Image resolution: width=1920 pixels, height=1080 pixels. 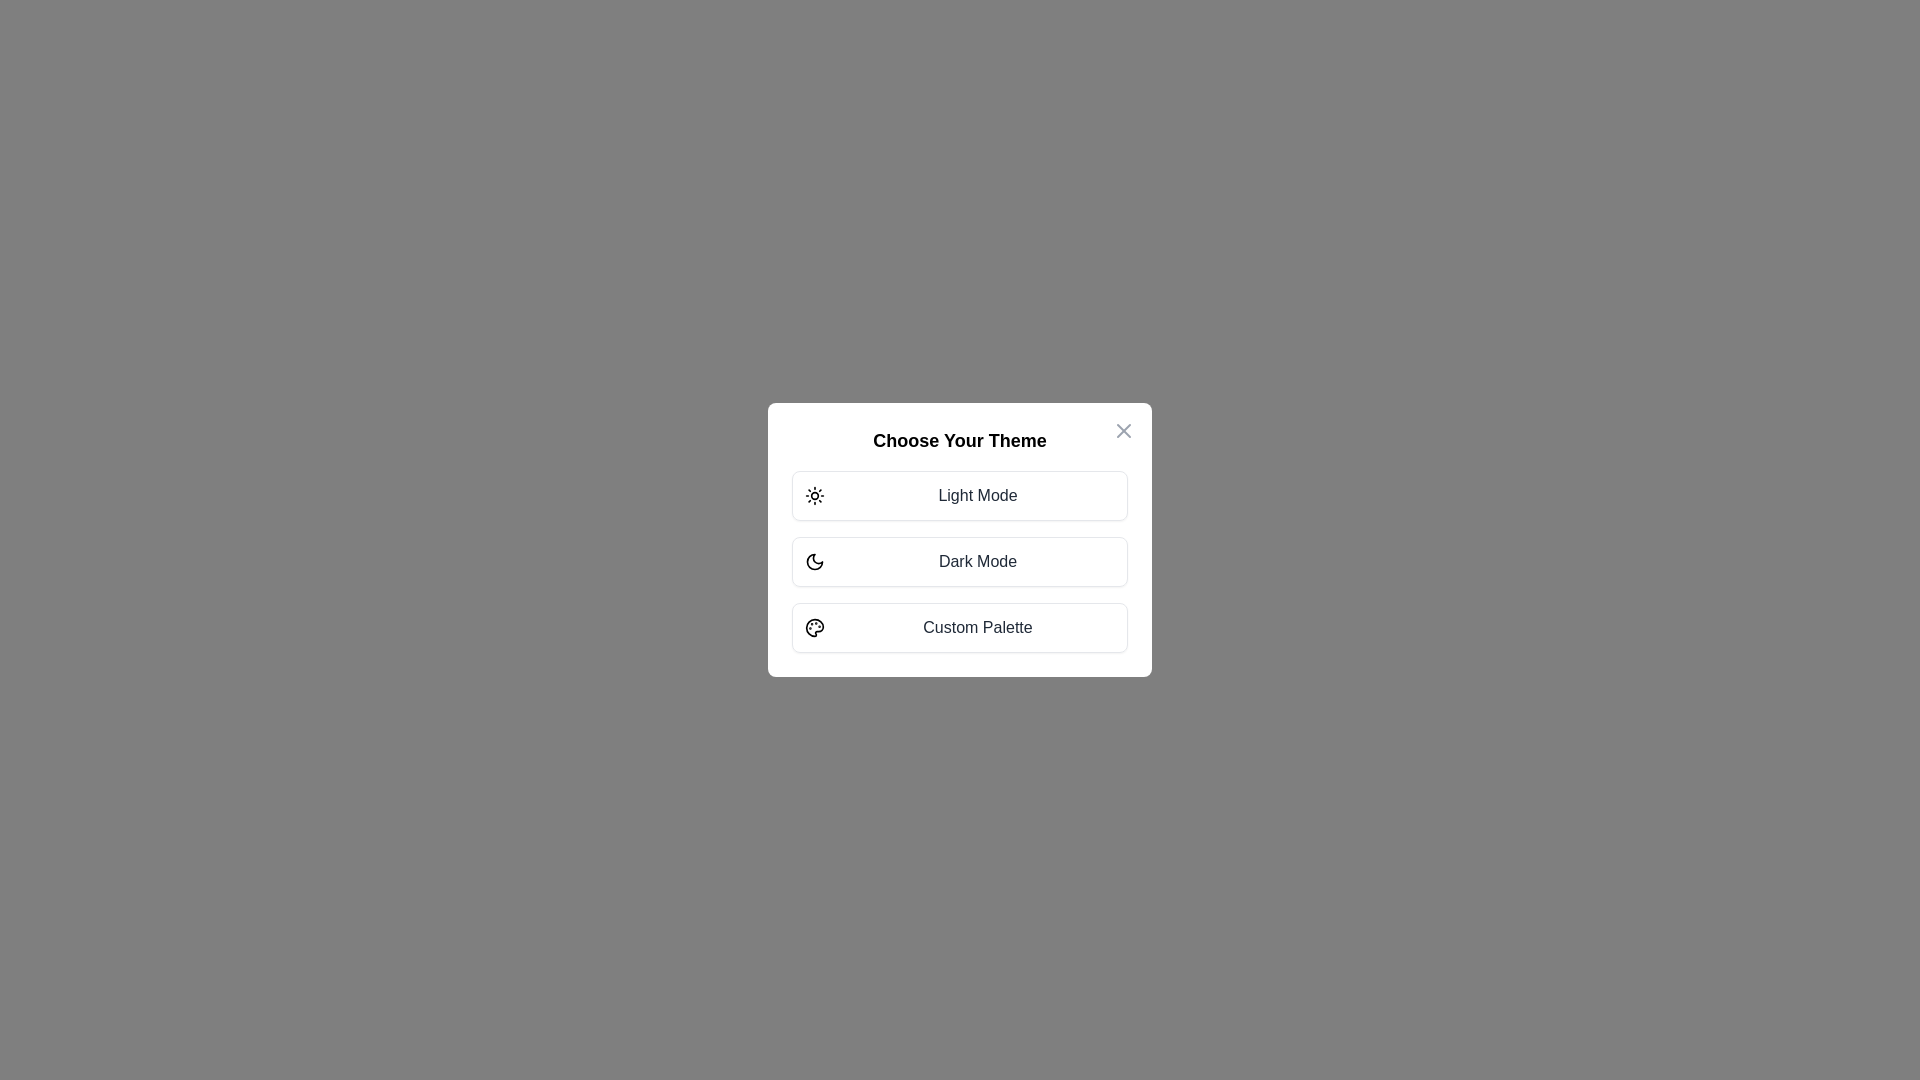 What do you see at coordinates (1123, 430) in the screenshot?
I see `the 'X' button in the top-right corner of the dialog to close it` at bounding box center [1123, 430].